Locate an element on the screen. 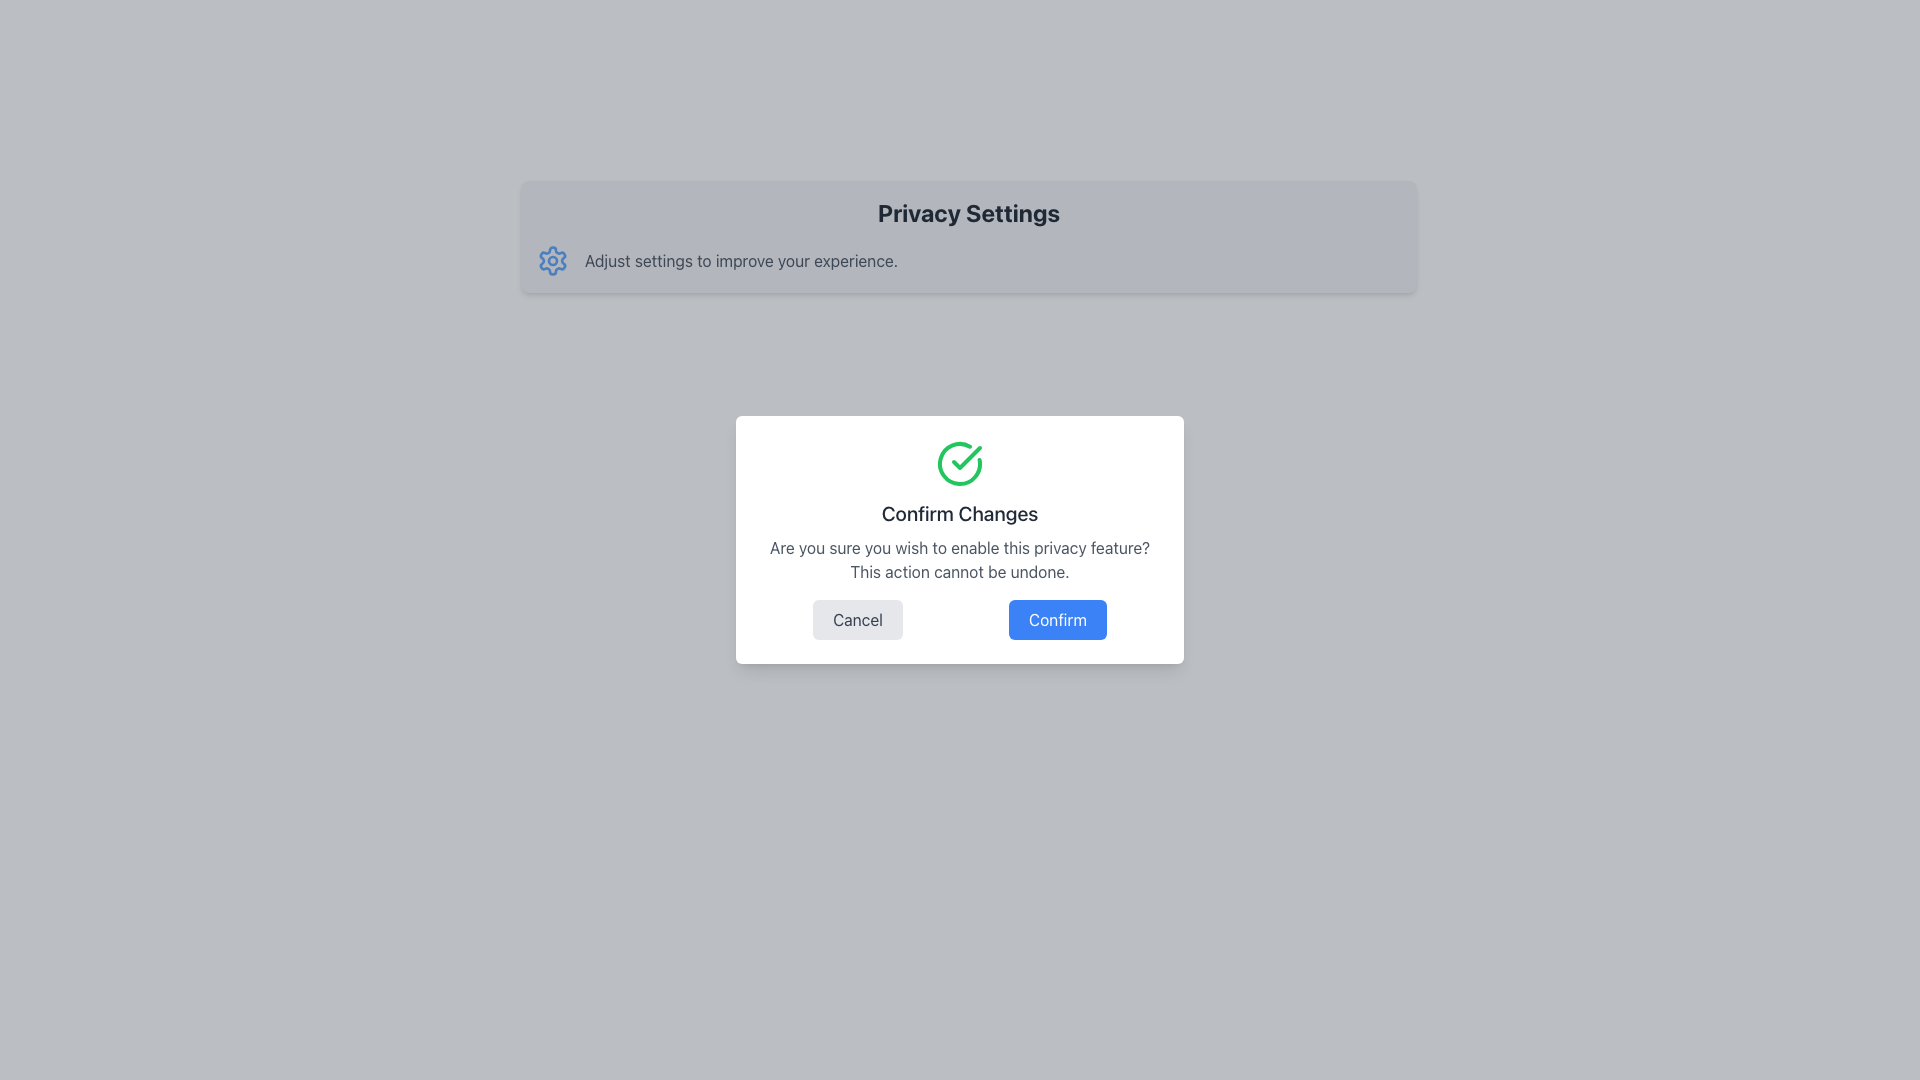  the Informative Display that presents a confirmation message about enabling the privacy feature, located near the top-center of the modal dialog above the 'Cancel' and 'Confirm' buttons is located at coordinates (960, 511).